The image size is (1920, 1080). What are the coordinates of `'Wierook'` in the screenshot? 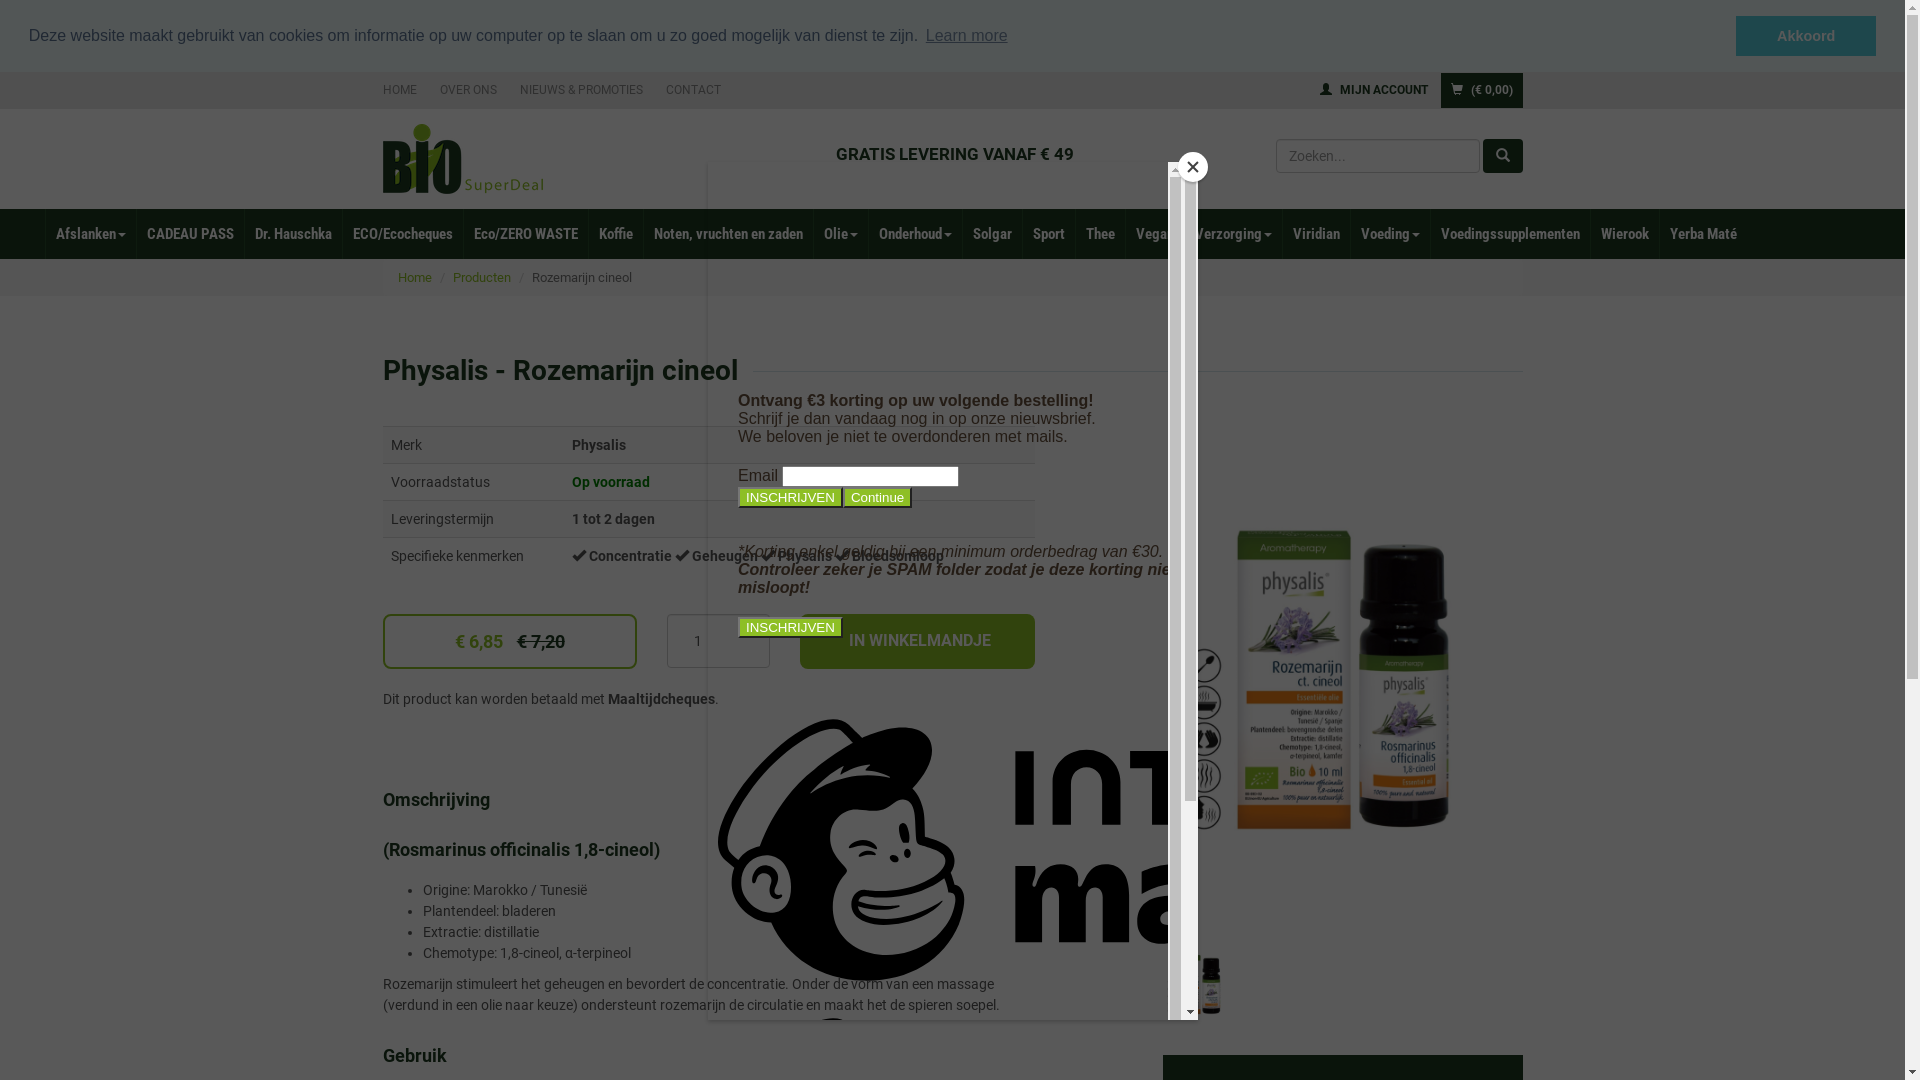 It's located at (1624, 231).